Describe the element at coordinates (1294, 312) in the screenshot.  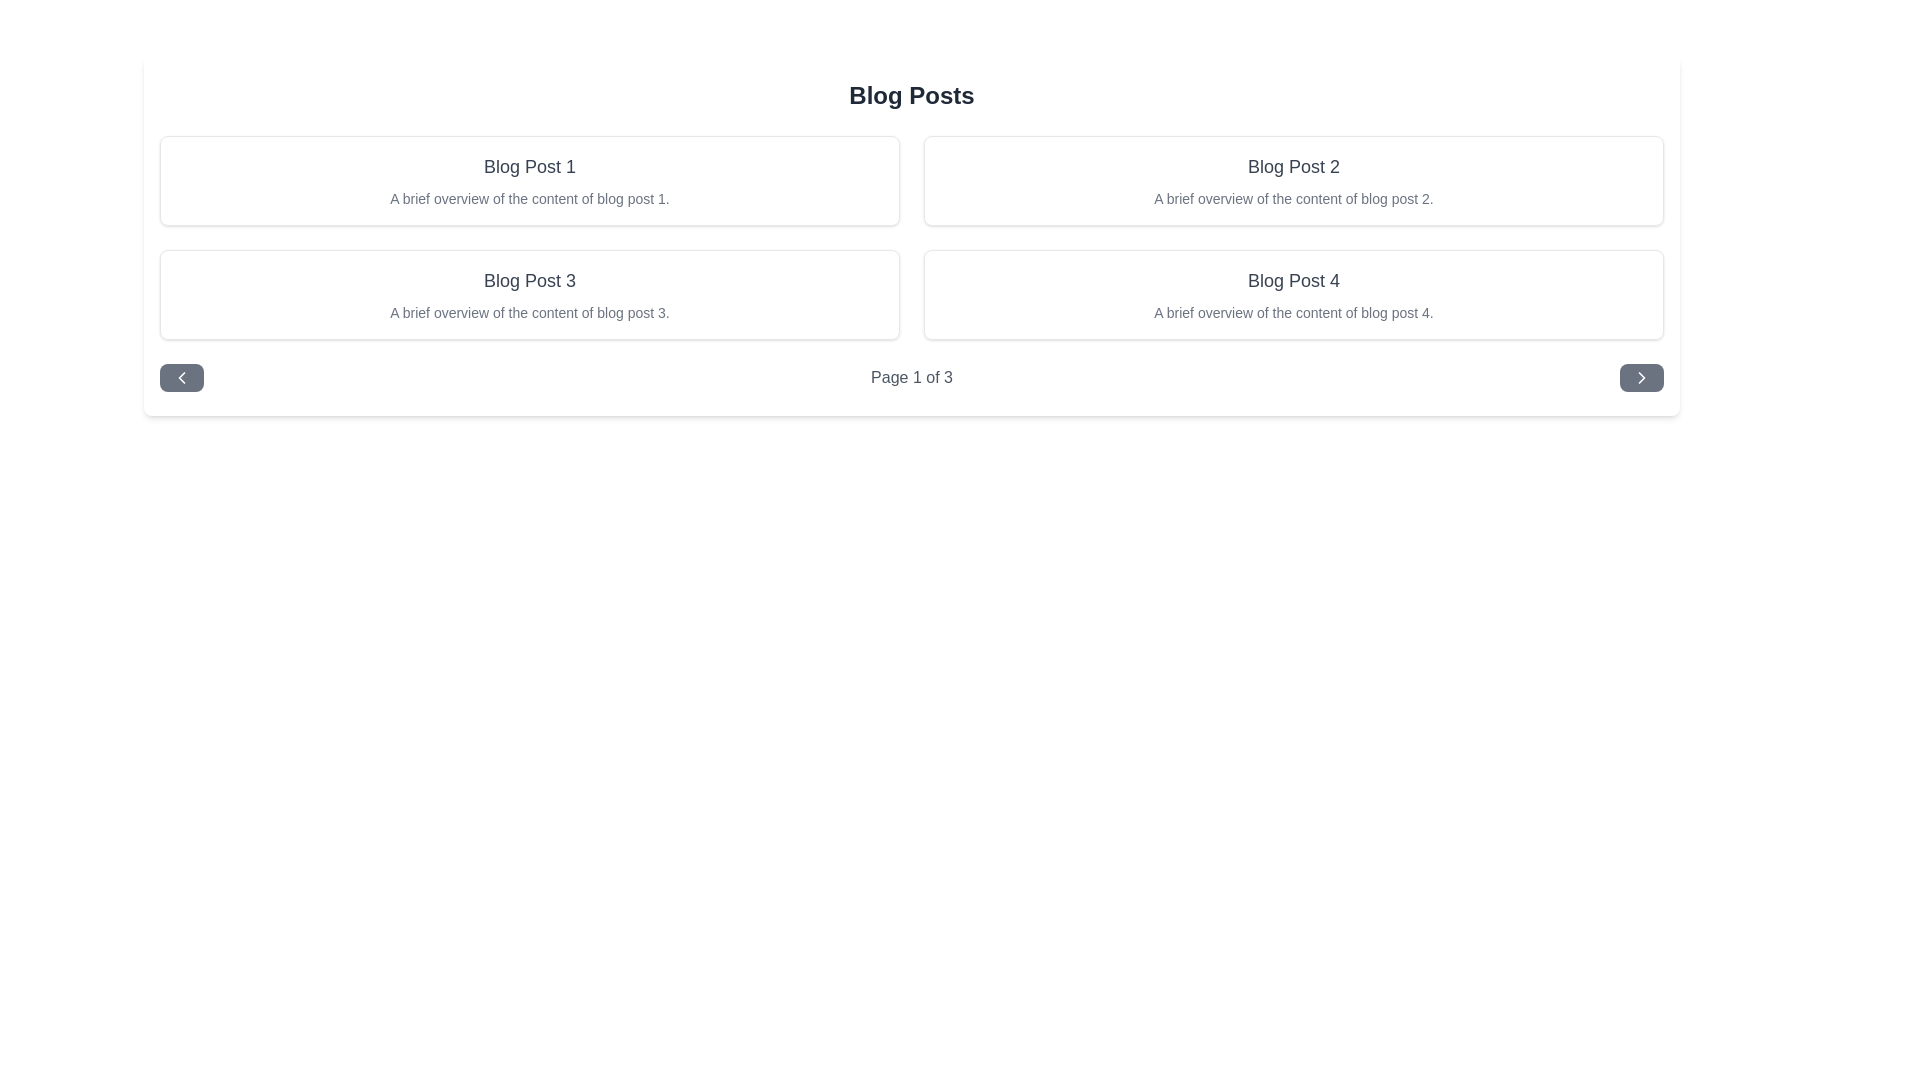
I see `text label located under the heading 'Blog Post 4' in the bottom-right card of the interface, which provides a summary or short description of the content associated with that card` at that location.